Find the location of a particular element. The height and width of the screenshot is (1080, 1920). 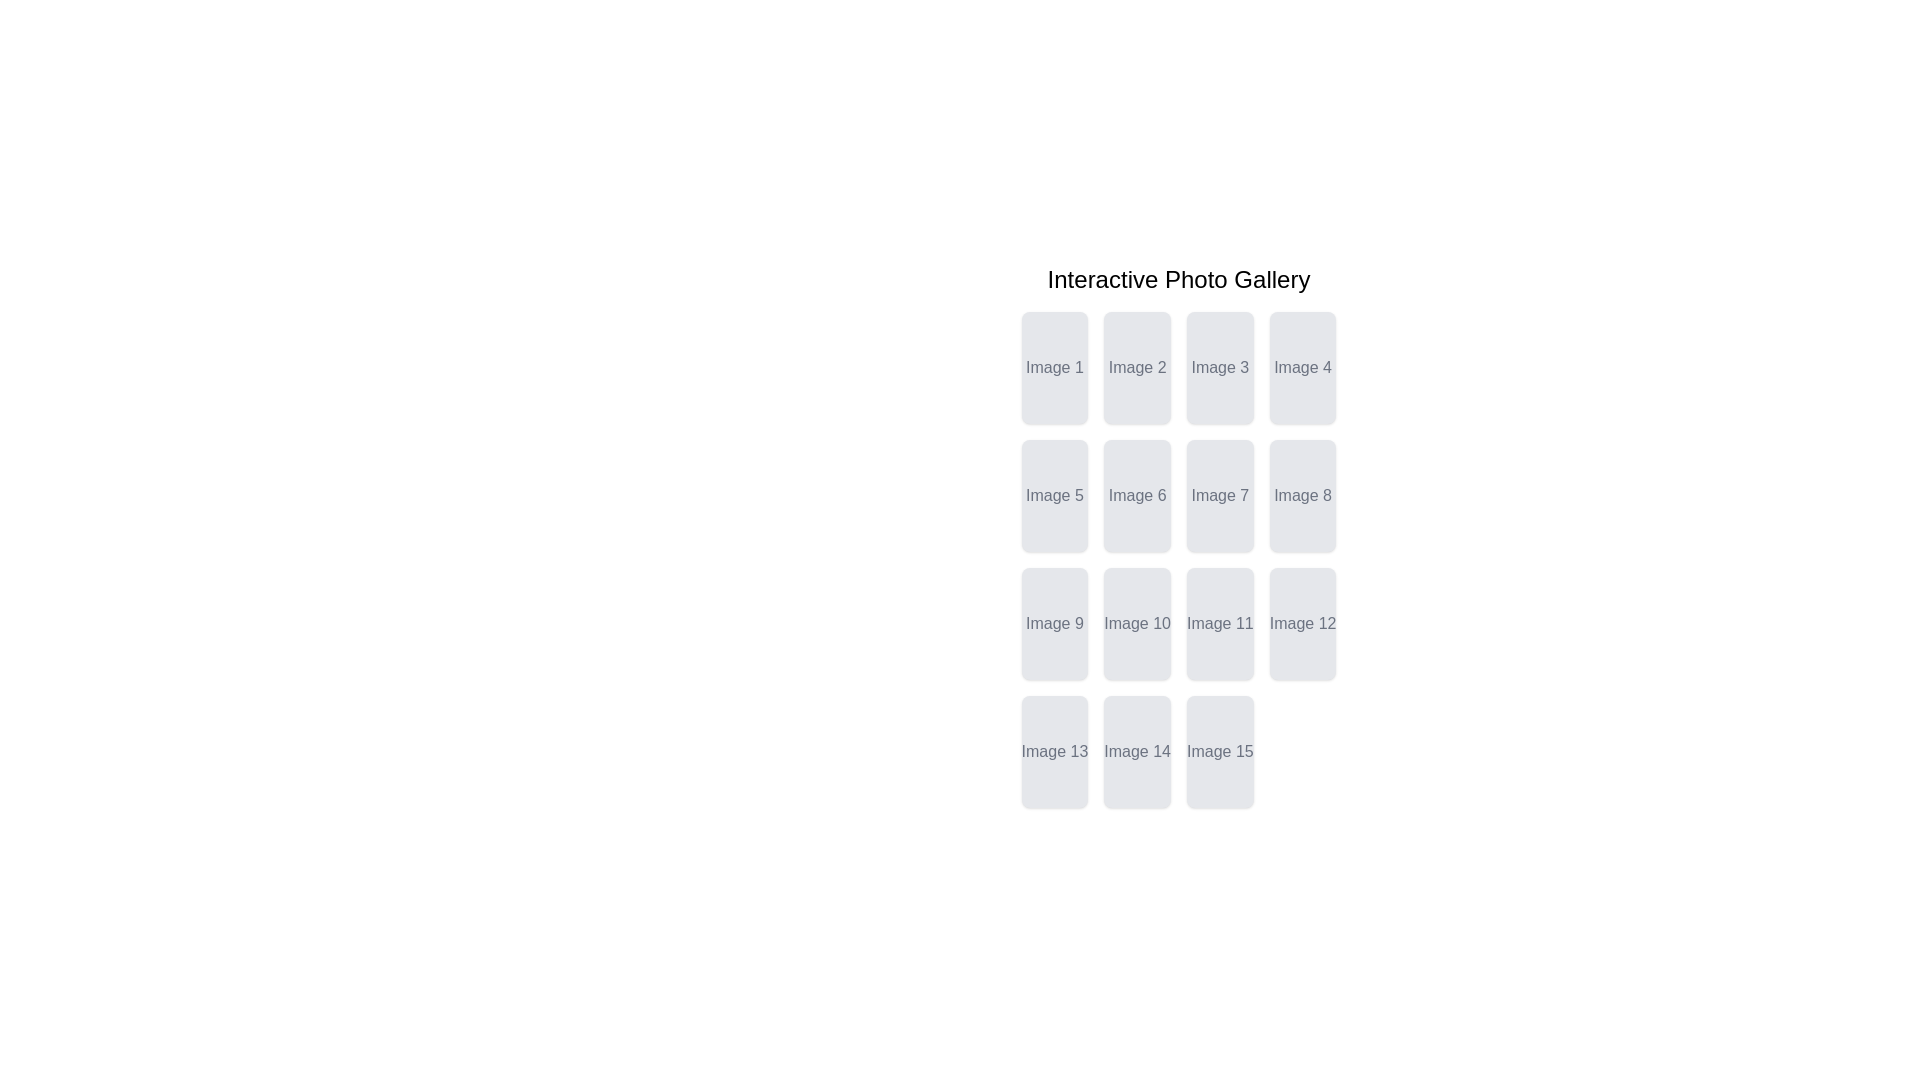

the 'Image 14' card in the visual grid is located at coordinates (1137, 752).